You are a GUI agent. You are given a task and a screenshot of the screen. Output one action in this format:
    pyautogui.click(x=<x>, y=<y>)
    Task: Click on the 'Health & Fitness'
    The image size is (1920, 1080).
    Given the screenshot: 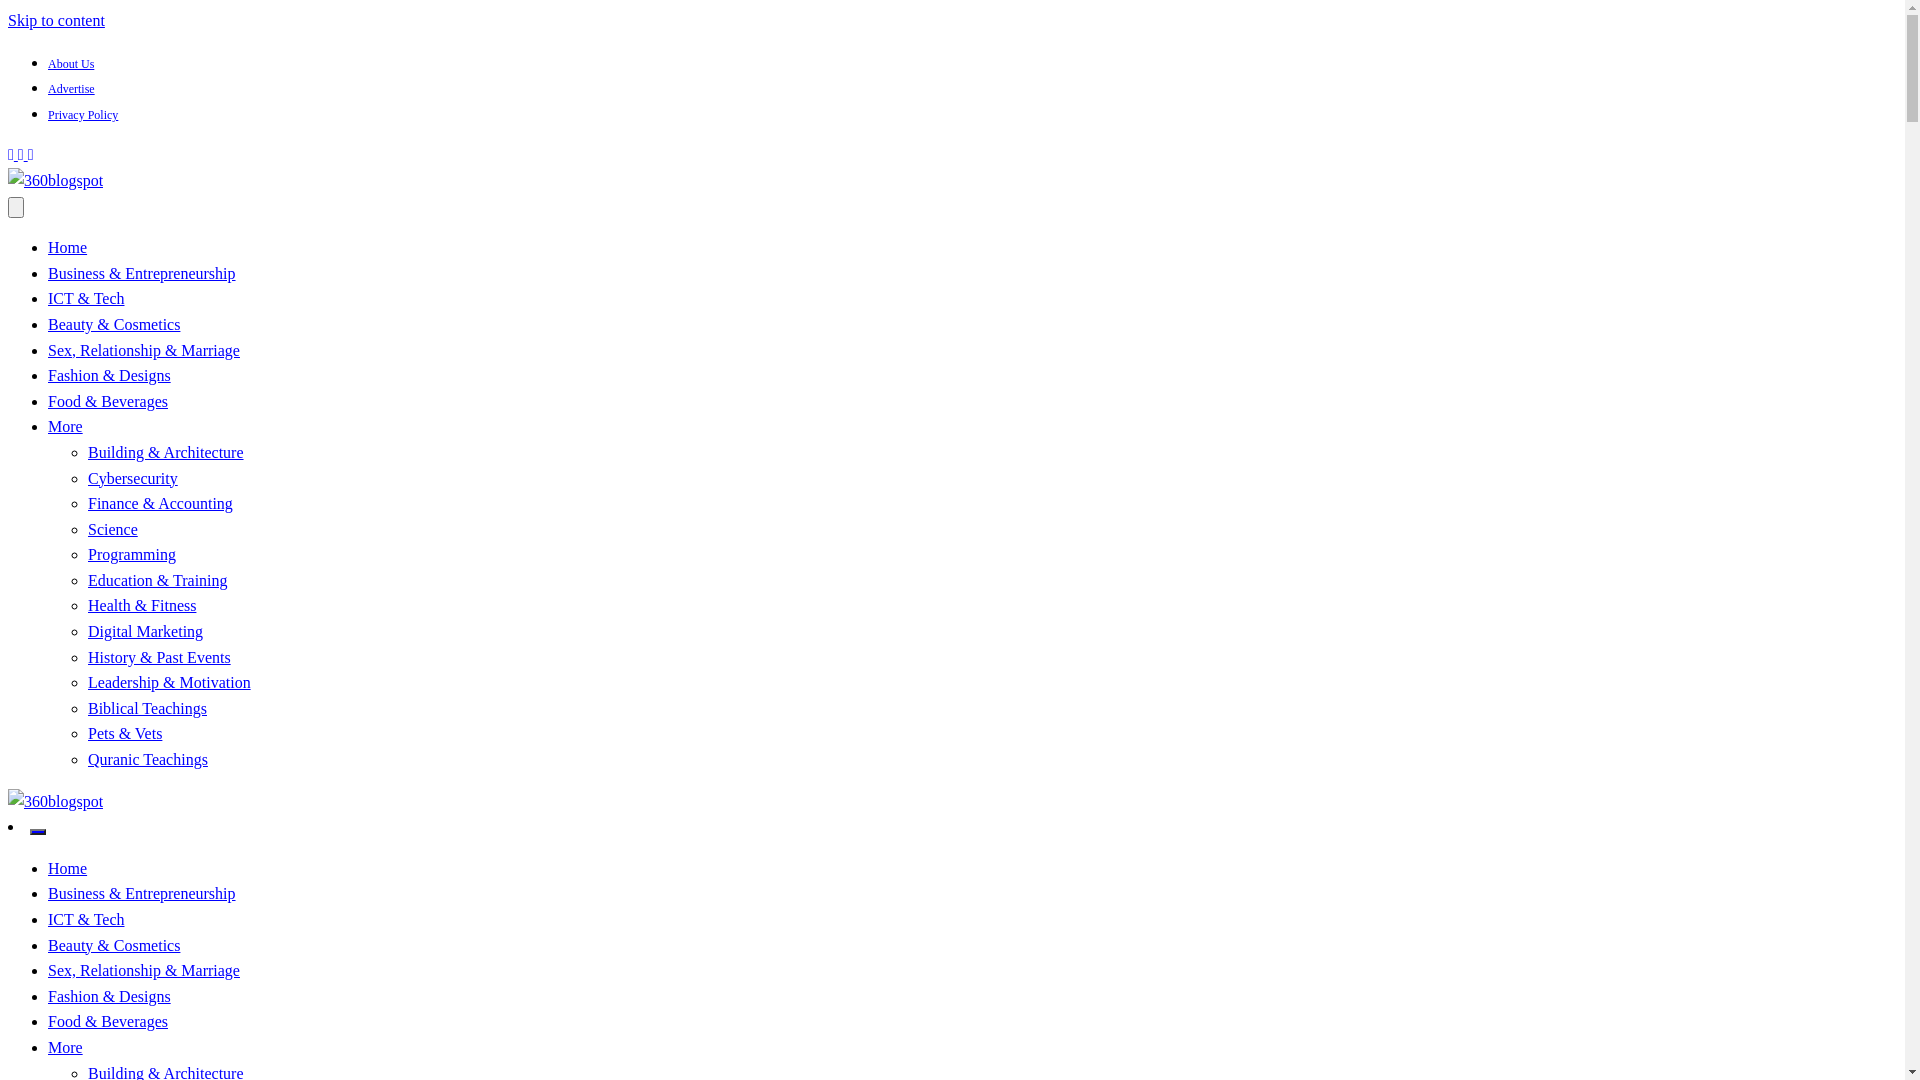 What is the action you would take?
    pyautogui.click(x=86, y=604)
    